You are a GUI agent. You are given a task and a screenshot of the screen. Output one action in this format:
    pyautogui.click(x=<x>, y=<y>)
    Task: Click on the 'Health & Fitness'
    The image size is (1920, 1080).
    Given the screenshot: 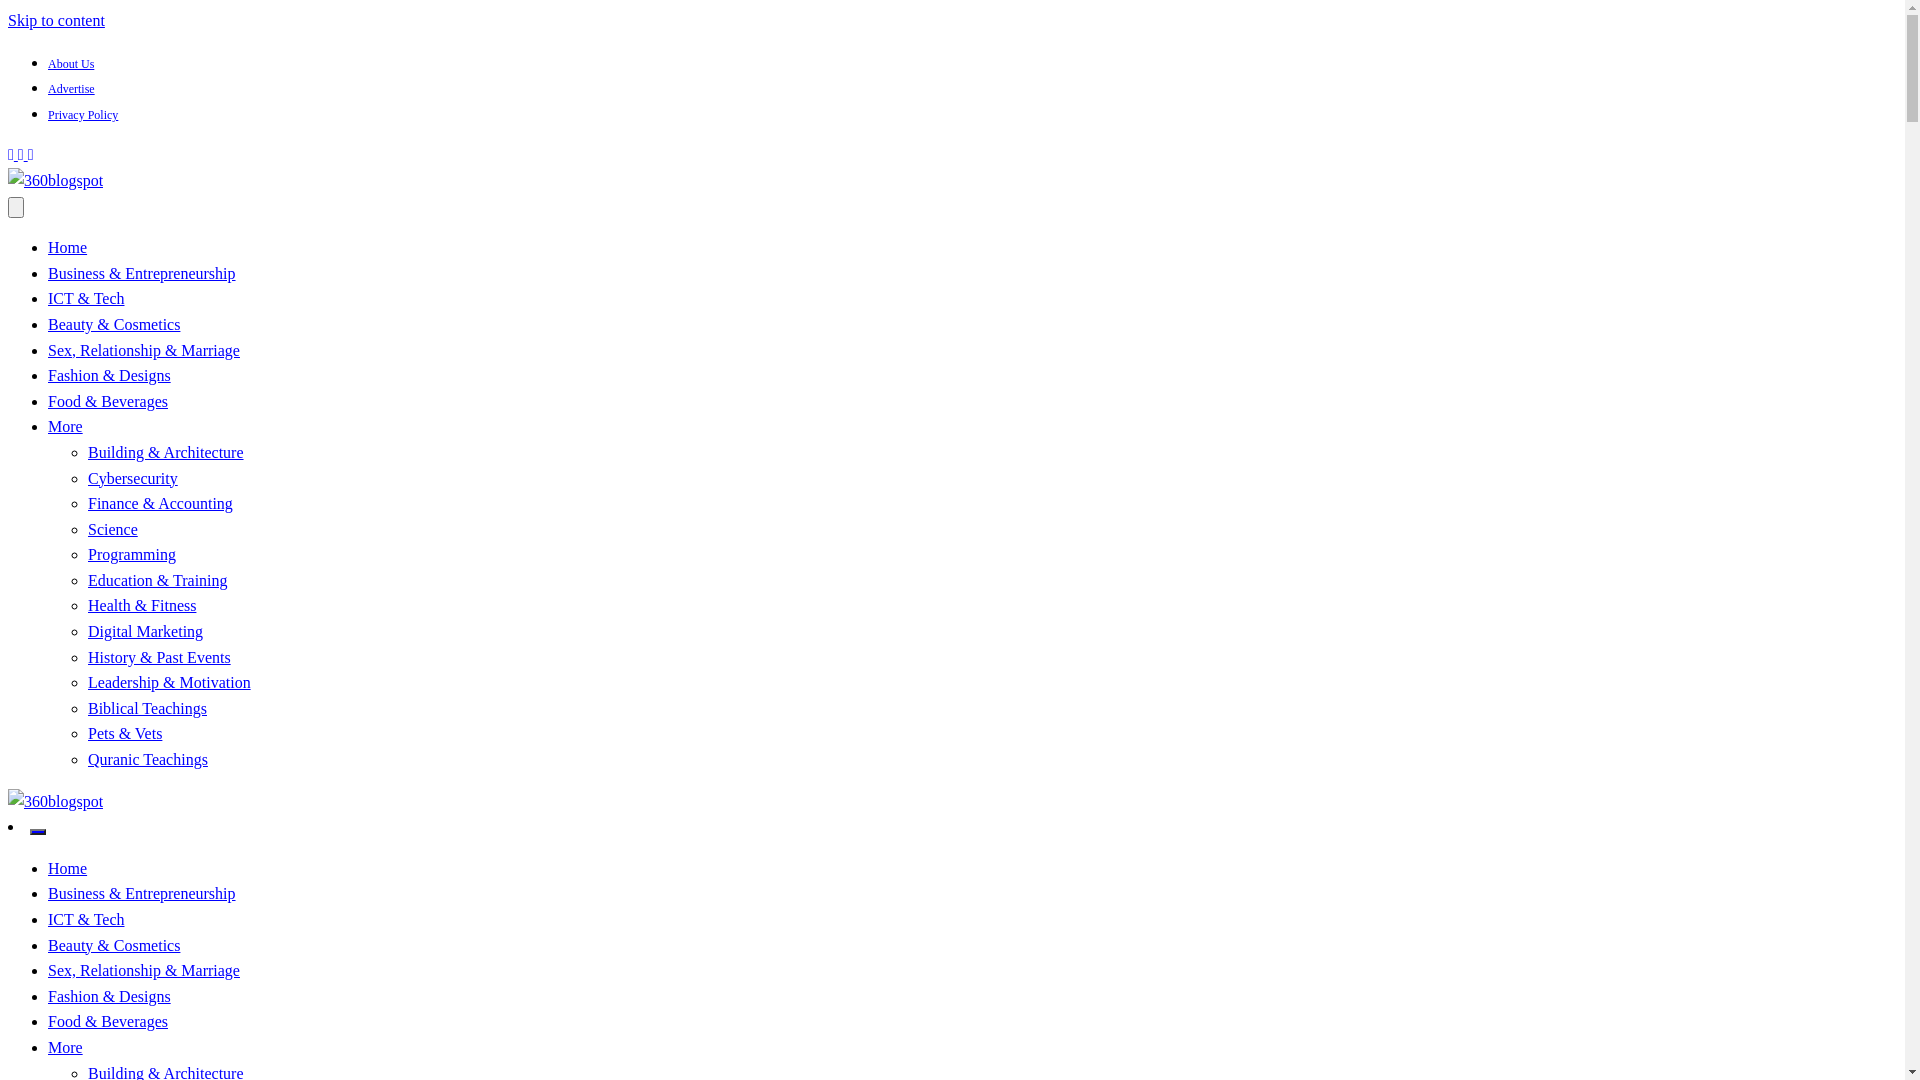 What is the action you would take?
    pyautogui.click(x=86, y=604)
    